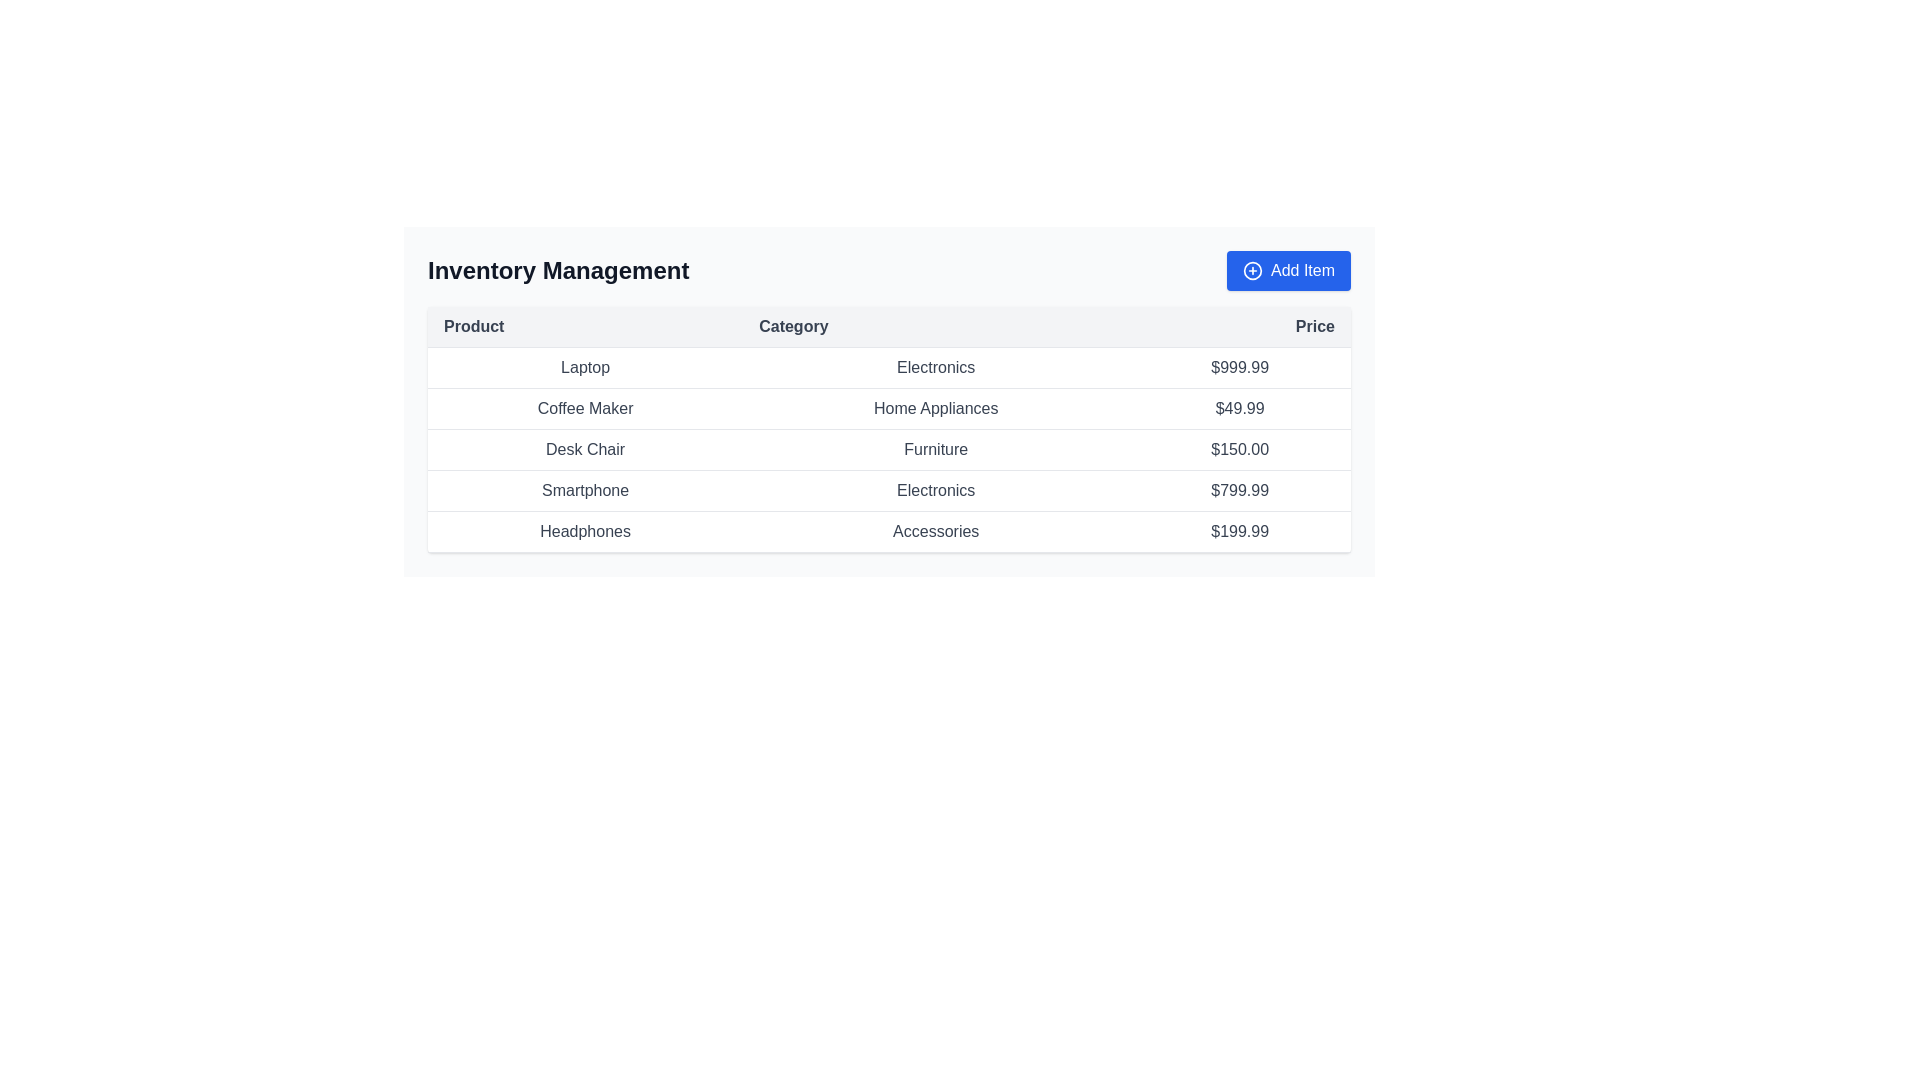 This screenshot has height=1080, width=1920. What do you see at coordinates (888, 407) in the screenshot?
I see `text of the second row in the inventory table, which represents a product with its category and price, located below 'Laptop - Electronics - $999.99' and above 'Desk Chair - Furniture - $150.00'` at bounding box center [888, 407].